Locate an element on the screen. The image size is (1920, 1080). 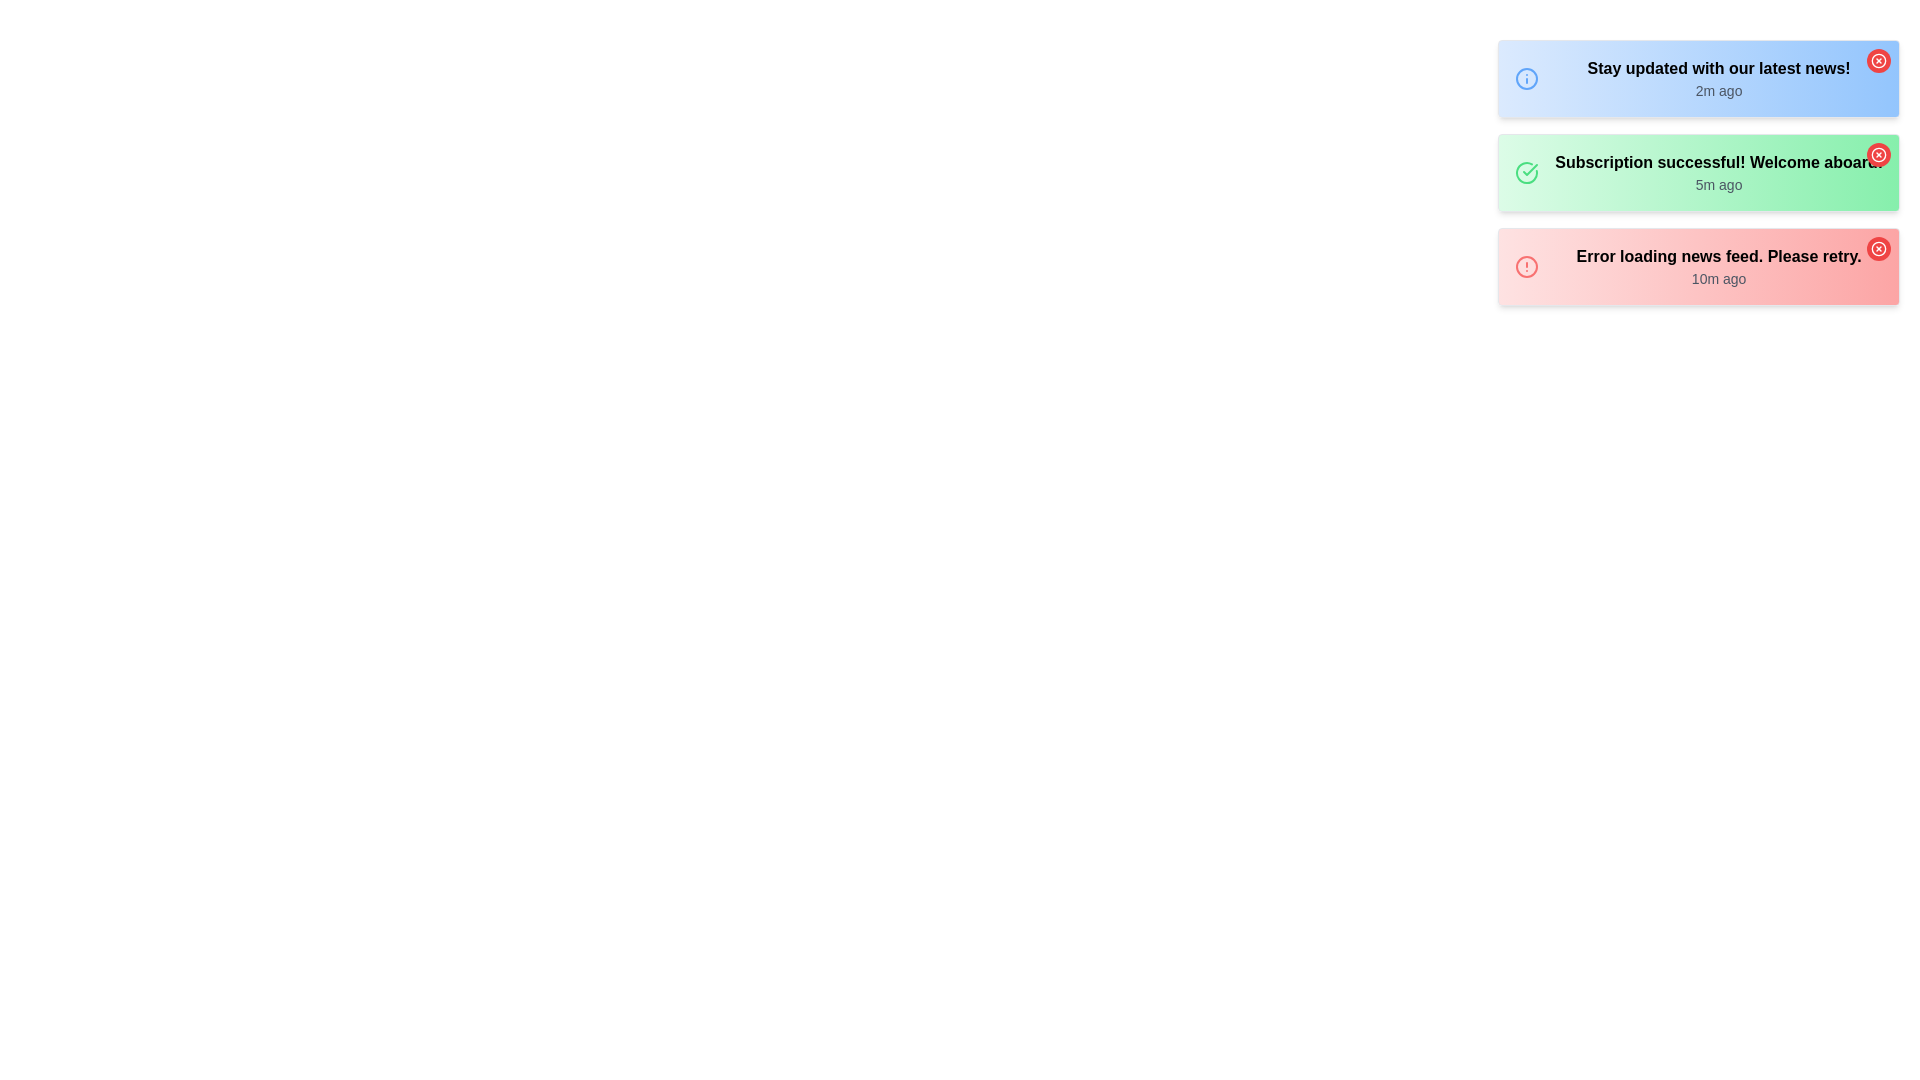
the circular red close button with an 'X' icon located at the top-right corner of the notification card is located at coordinates (1877, 153).